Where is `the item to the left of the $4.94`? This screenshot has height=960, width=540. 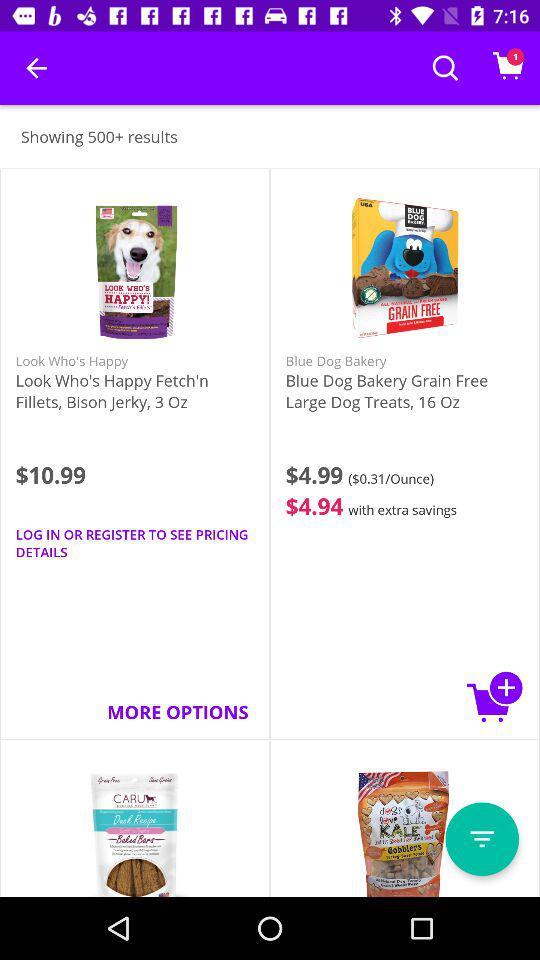
the item to the left of the $4.94 is located at coordinates (135, 543).